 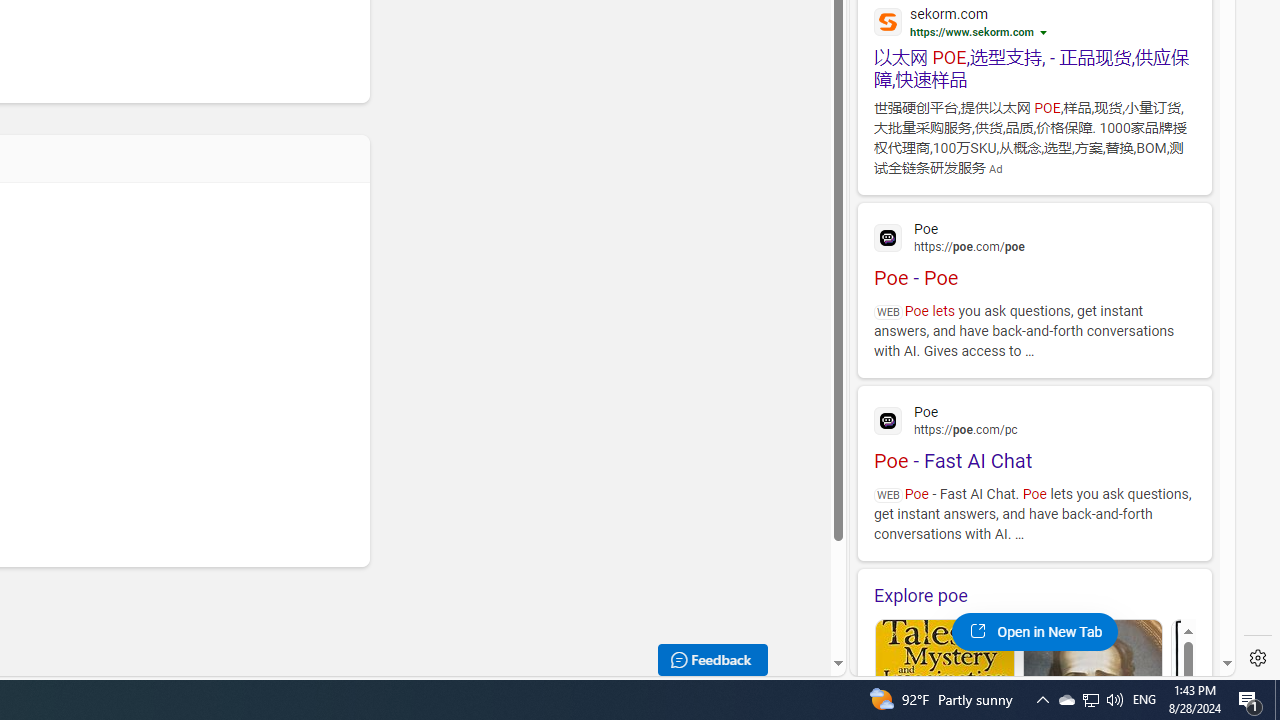 What do you see at coordinates (887, 420) in the screenshot?
I see `'Global web icon'` at bounding box center [887, 420].